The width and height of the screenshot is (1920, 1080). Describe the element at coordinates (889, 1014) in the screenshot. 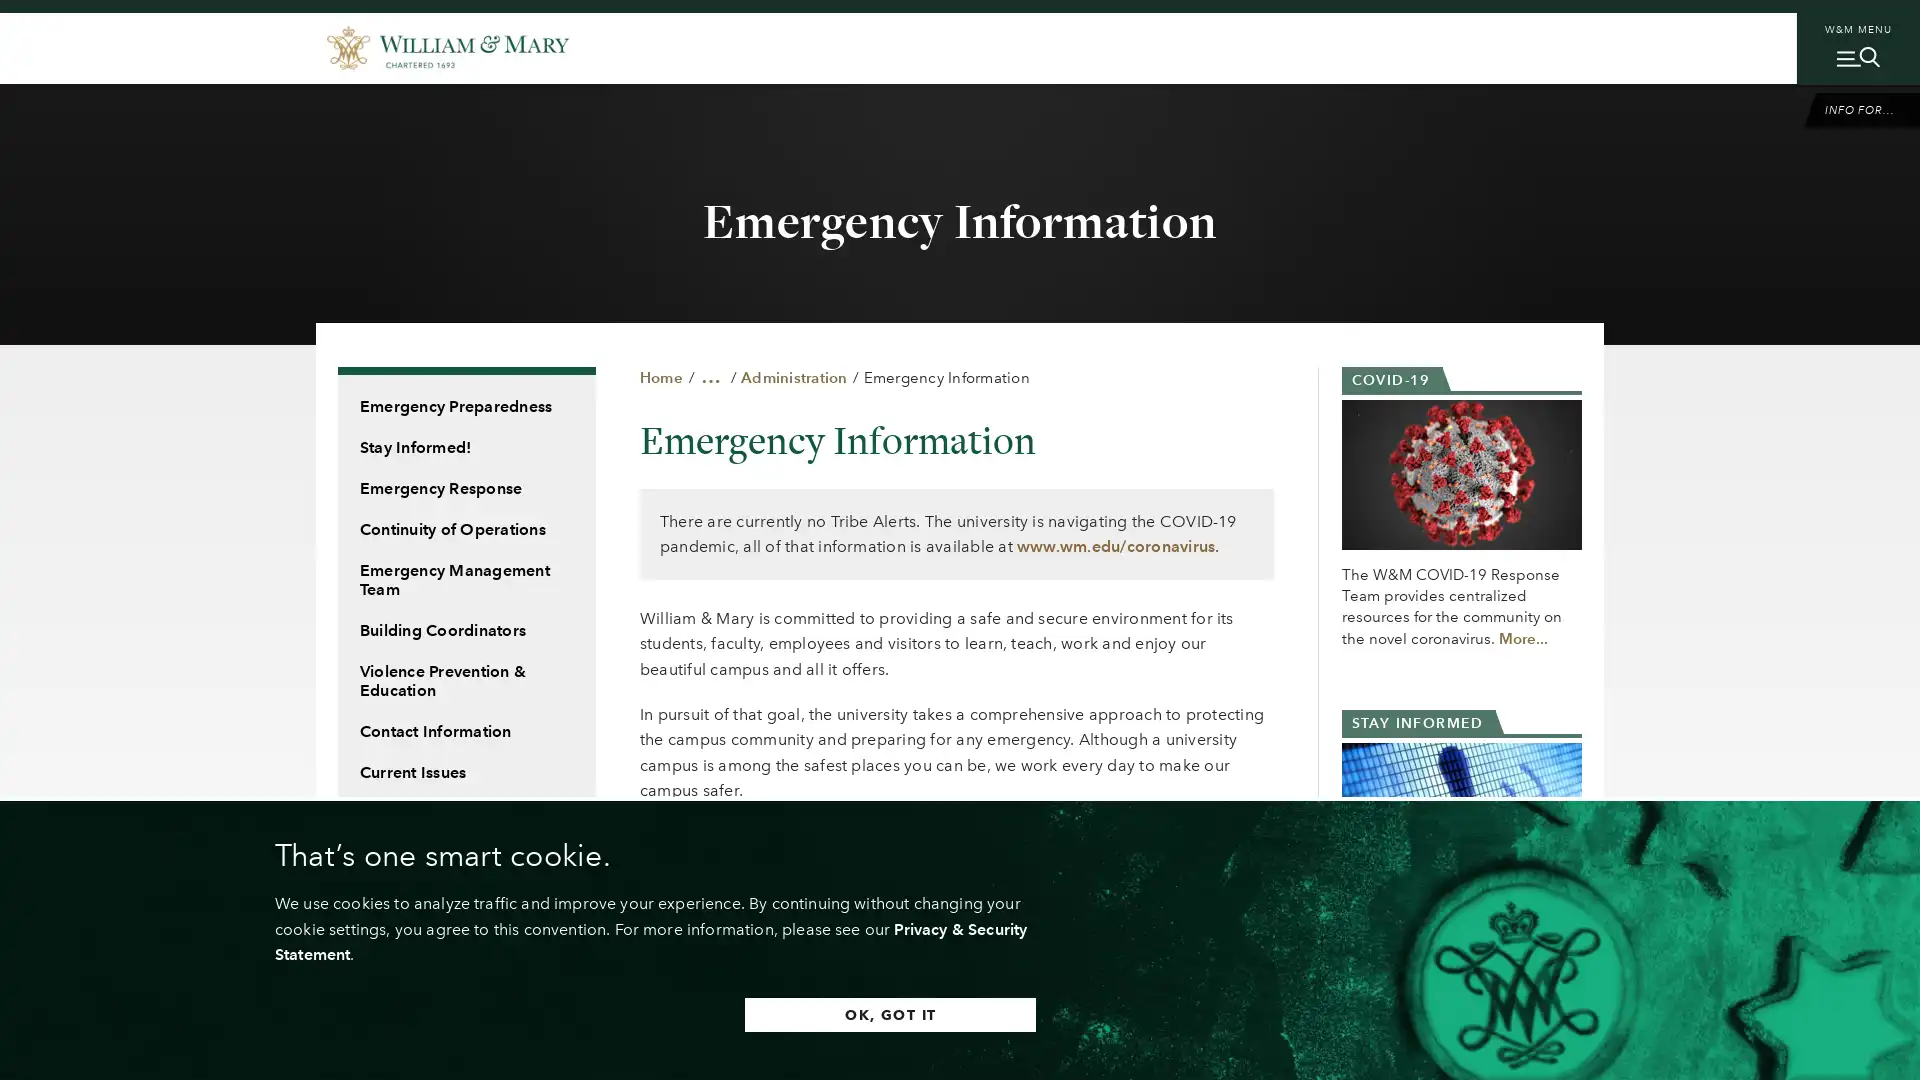

I see `OK, GOT IT` at that location.